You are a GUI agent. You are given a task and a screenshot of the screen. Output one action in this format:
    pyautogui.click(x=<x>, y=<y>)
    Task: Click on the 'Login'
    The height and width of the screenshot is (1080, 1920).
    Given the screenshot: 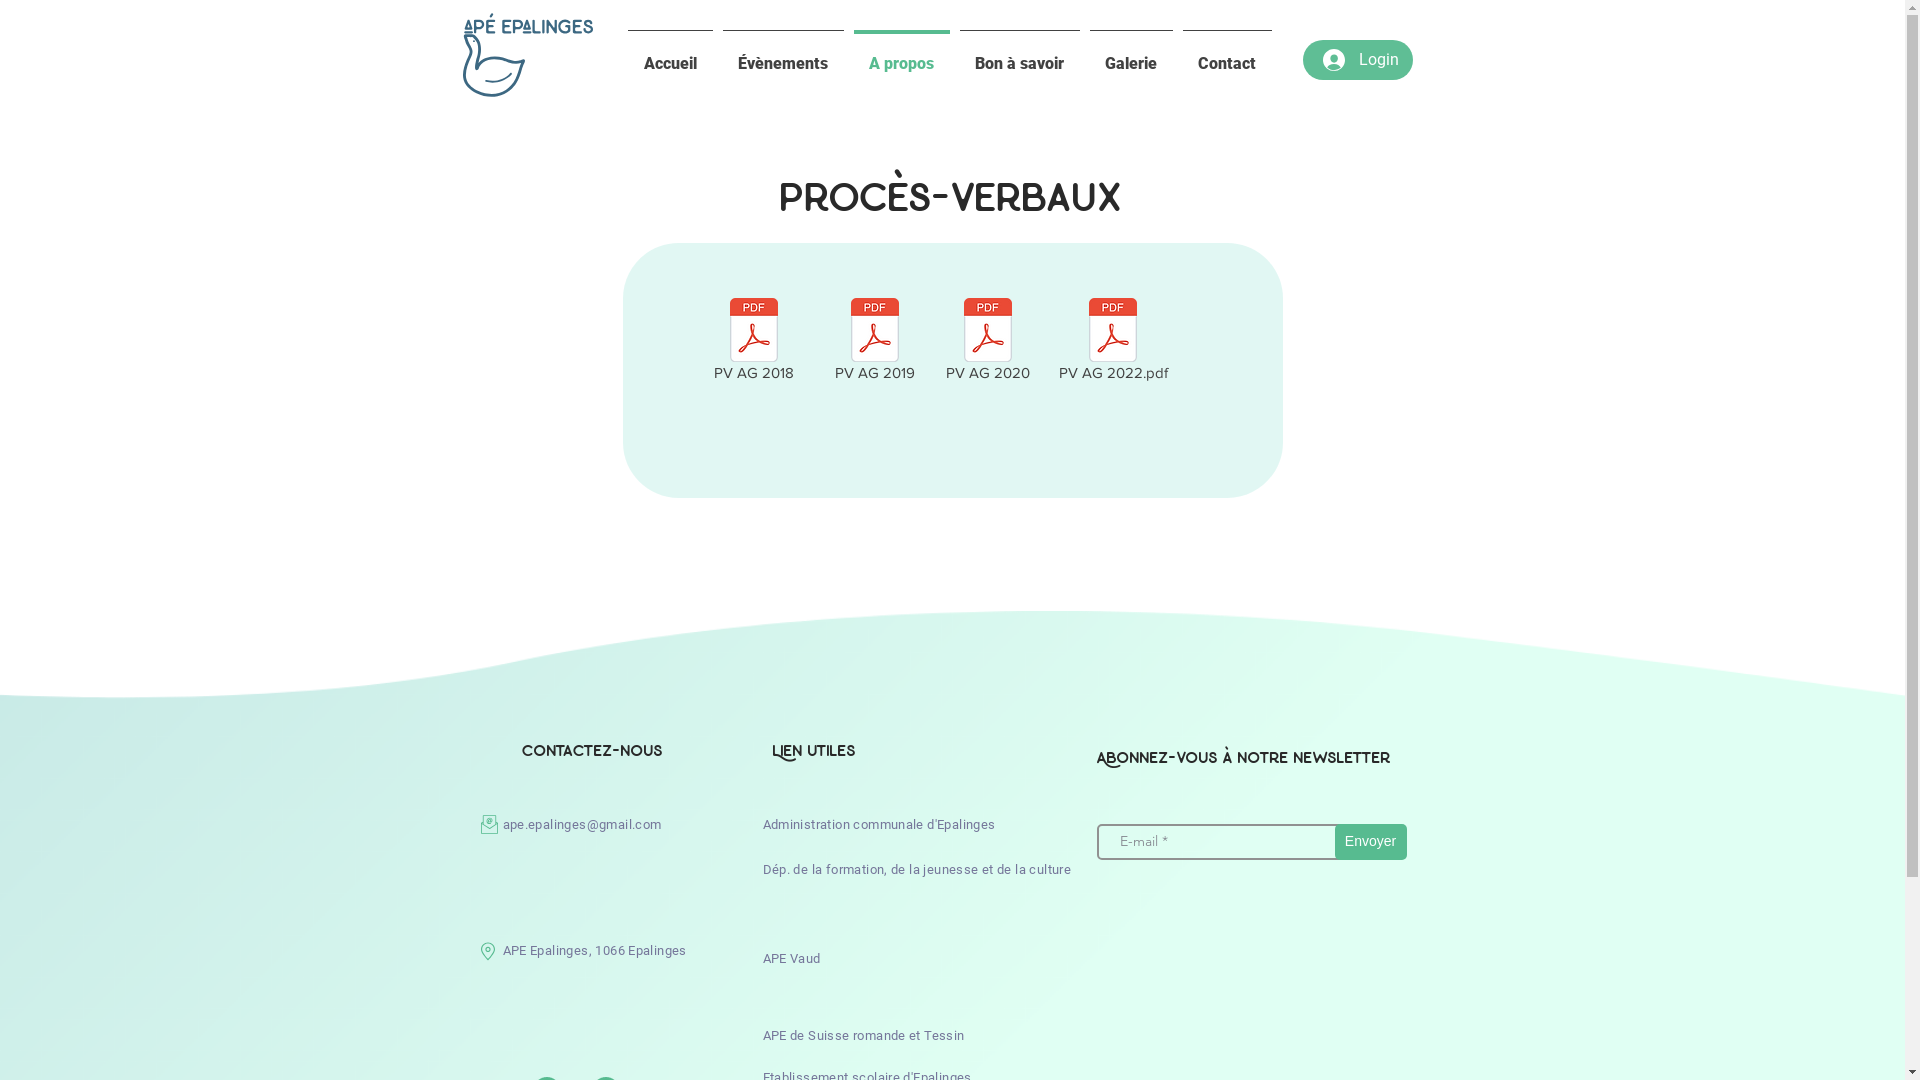 What is the action you would take?
    pyautogui.click(x=1359, y=59)
    